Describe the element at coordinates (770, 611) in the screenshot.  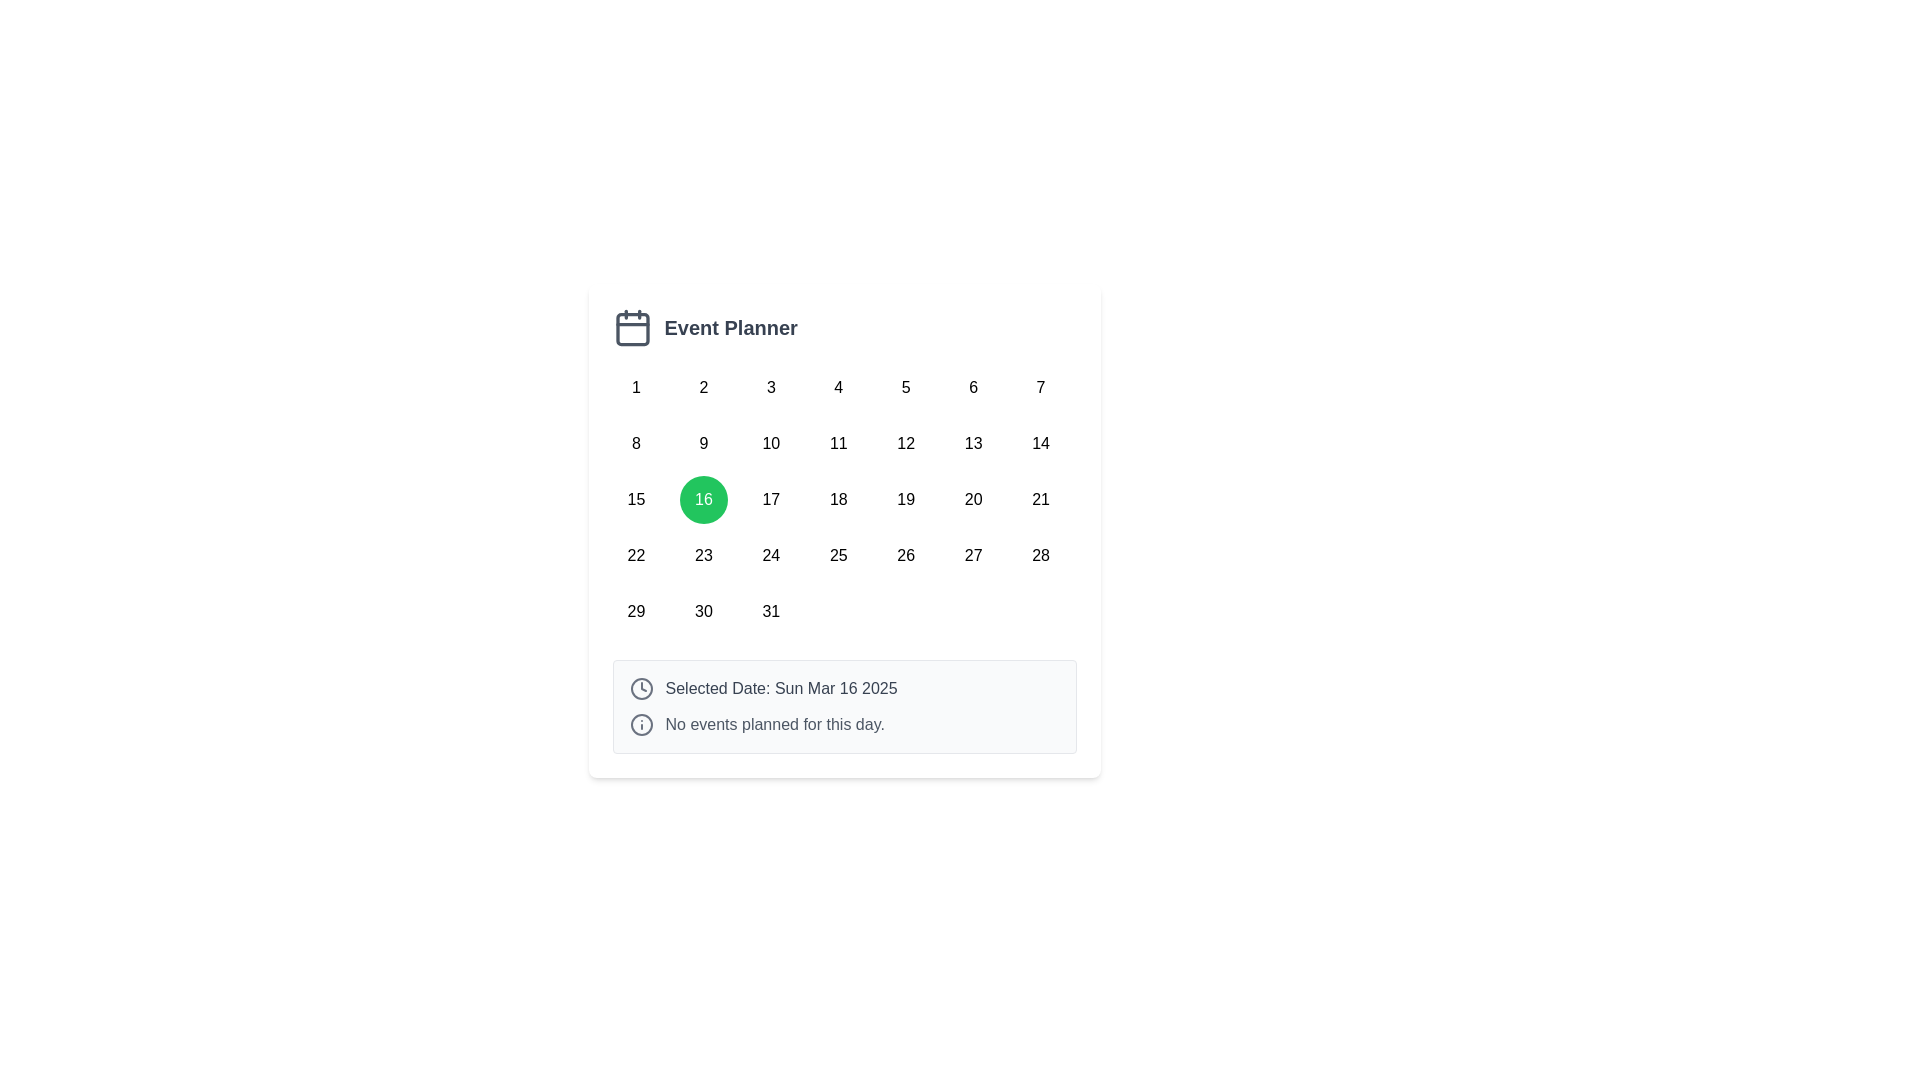
I see `the calendar button representing the 31st date in the bottom-right corner of the grid` at that location.